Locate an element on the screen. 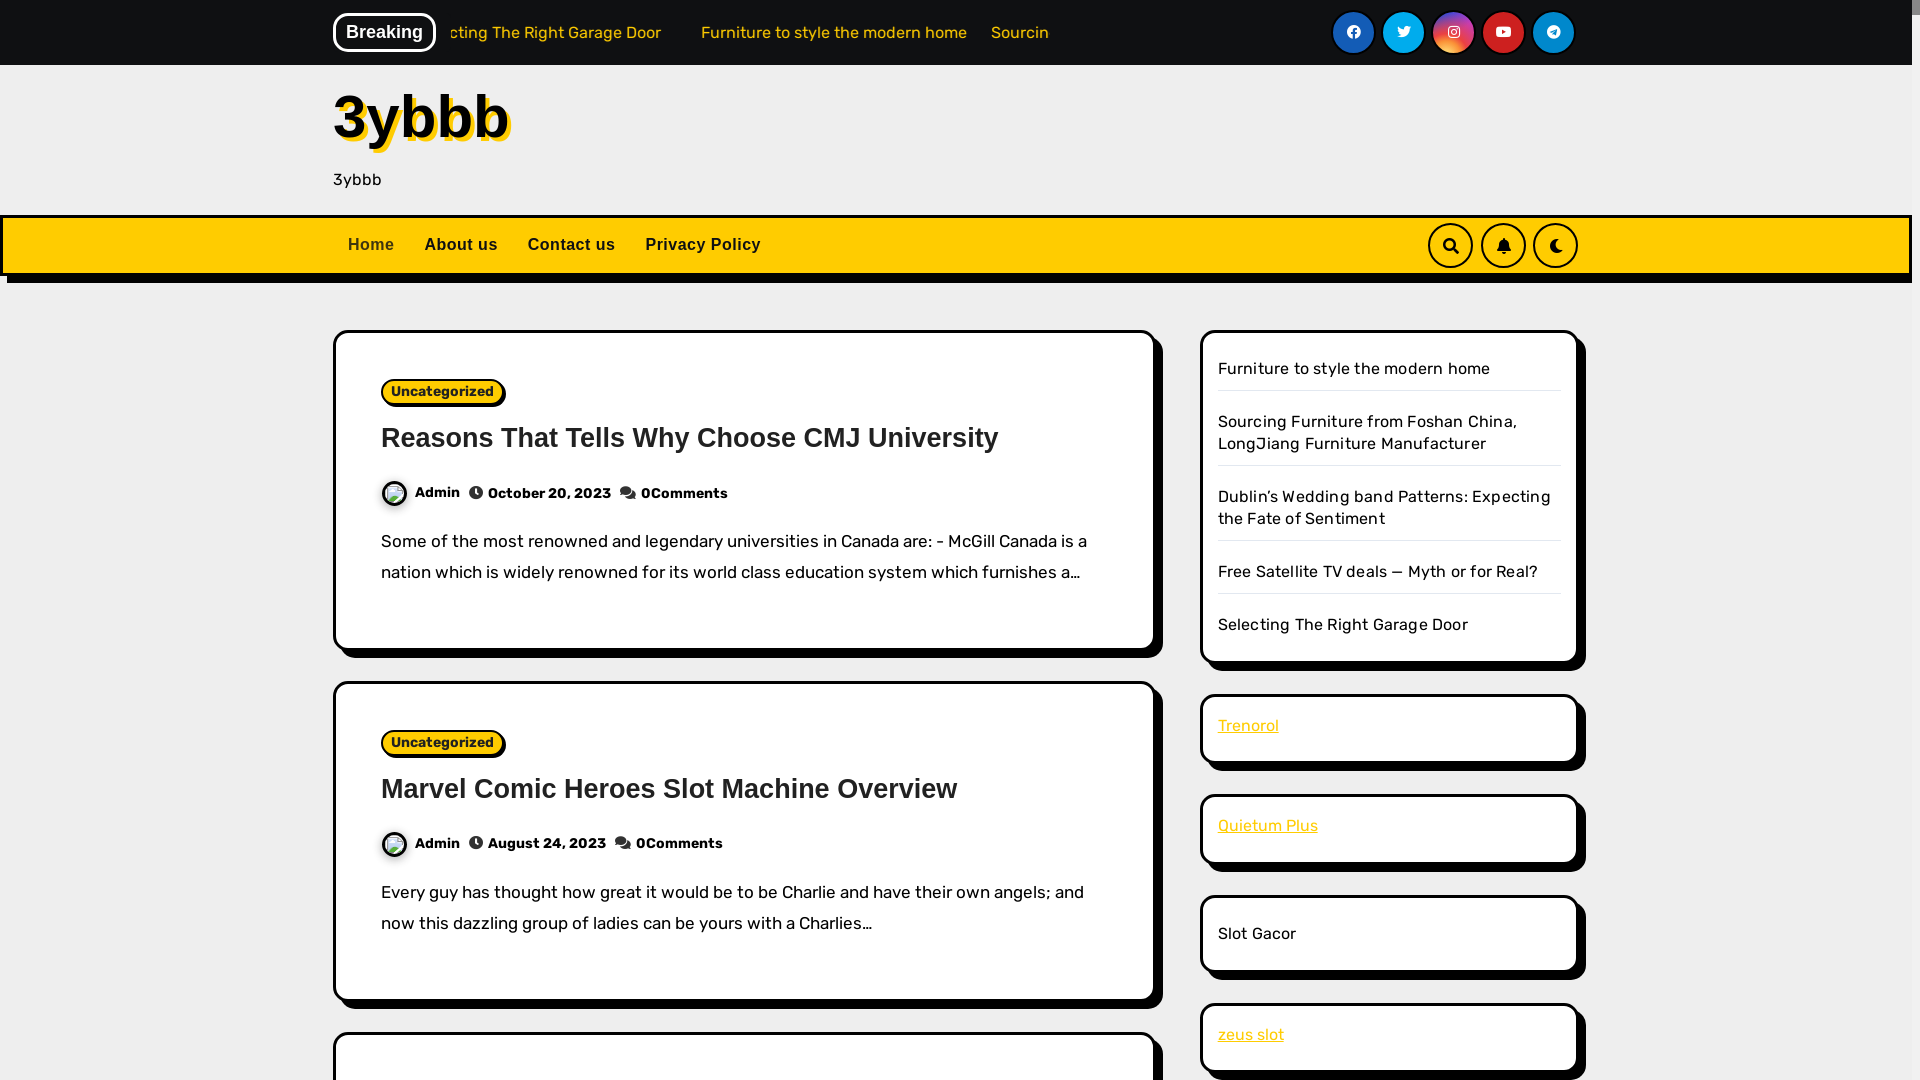 This screenshot has height=1080, width=1920. 'Reasons That Tells Why Choose CMJ University' is located at coordinates (690, 437).